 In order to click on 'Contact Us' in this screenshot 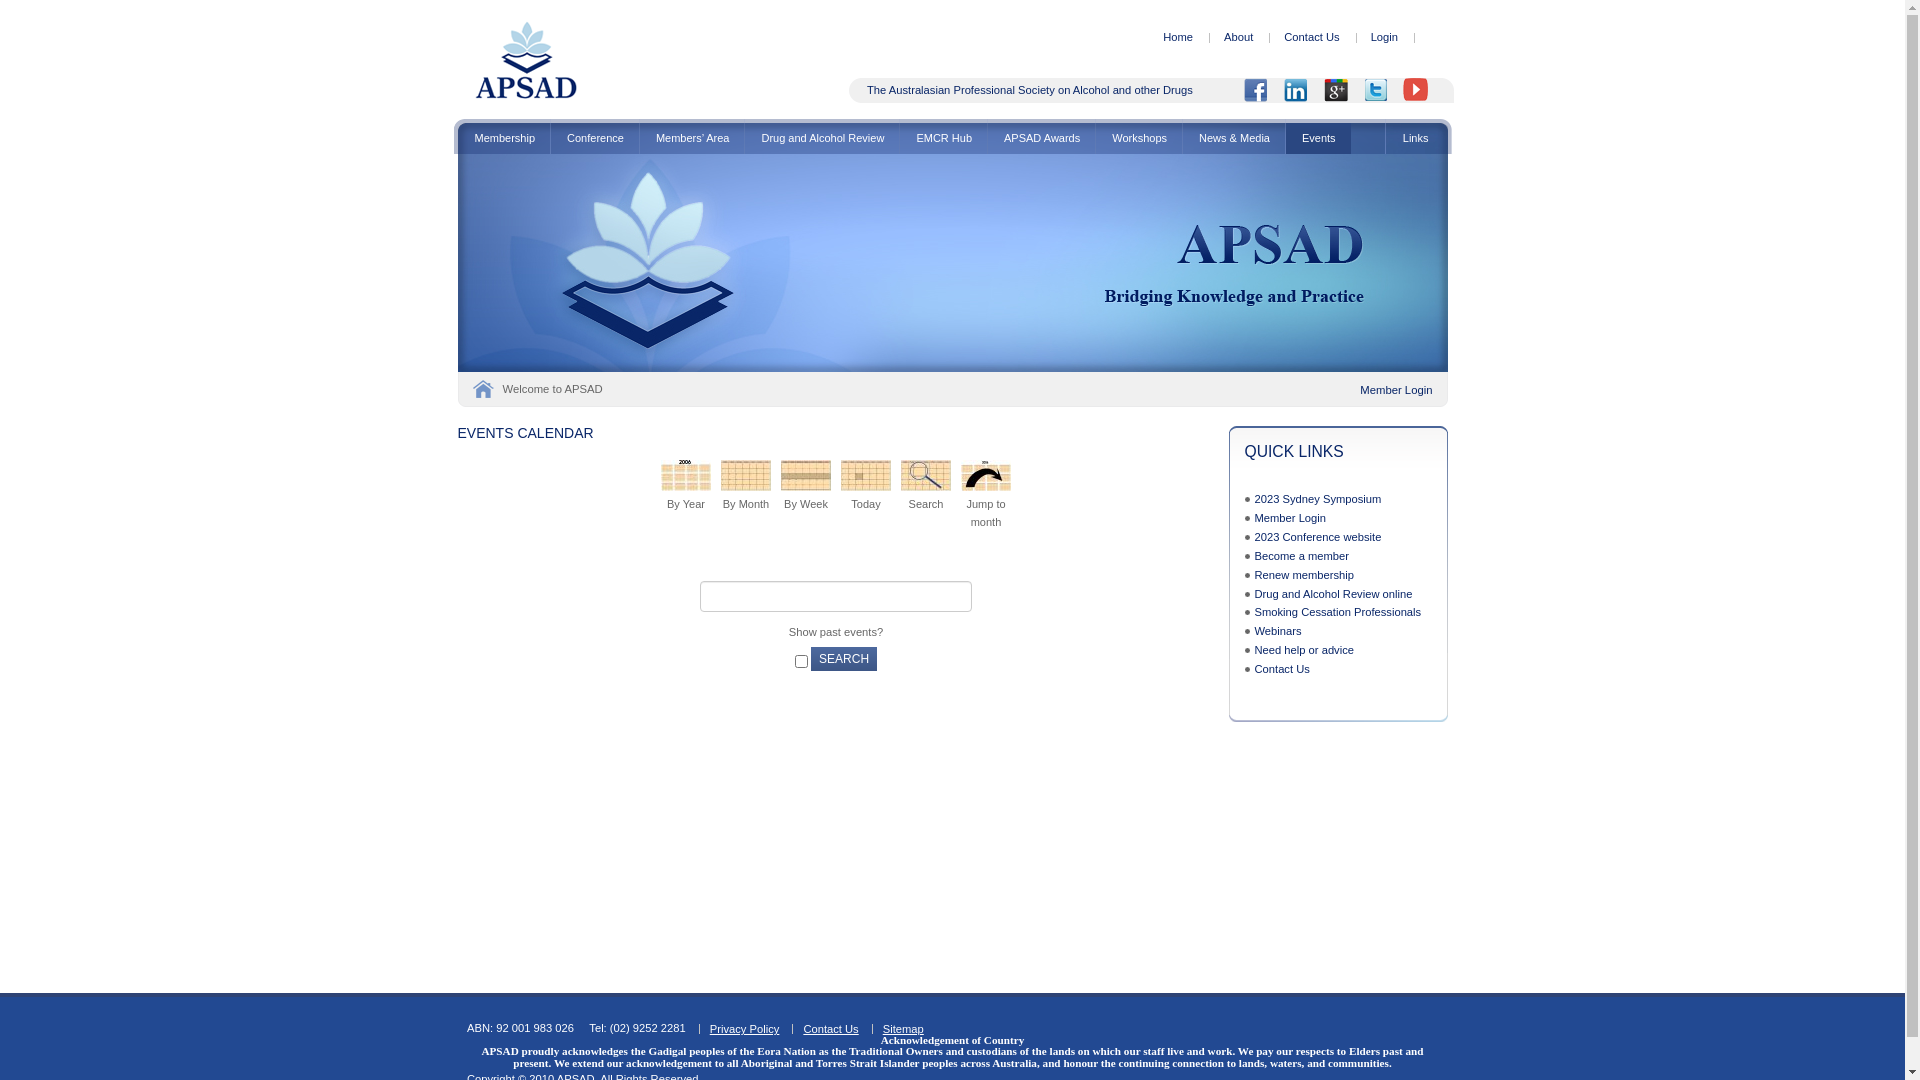, I will do `click(830, 1029)`.